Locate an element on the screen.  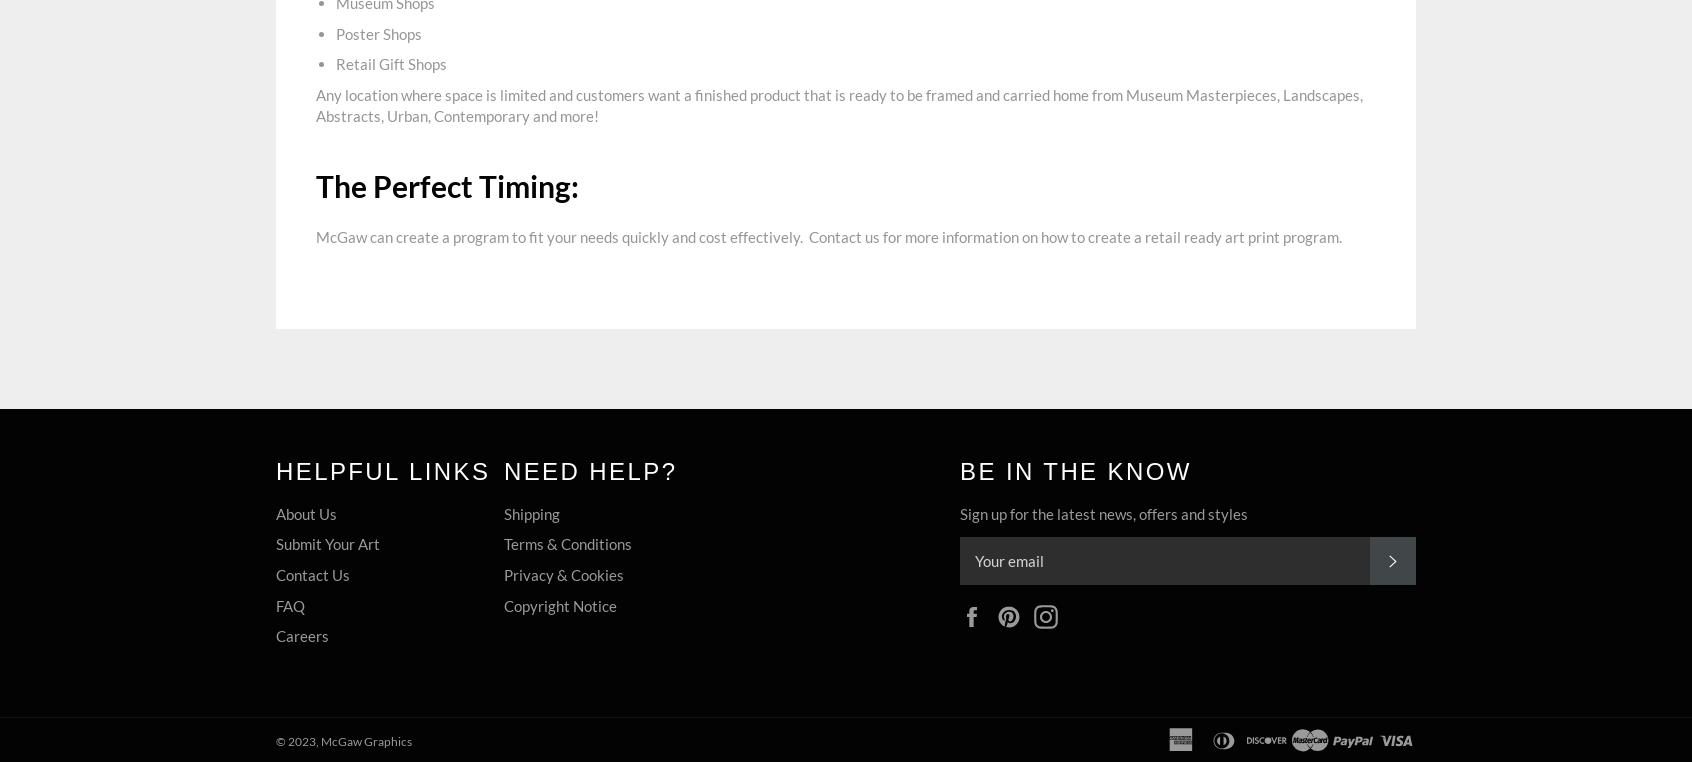
'Retail Gift Shops' is located at coordinates (391, 64).